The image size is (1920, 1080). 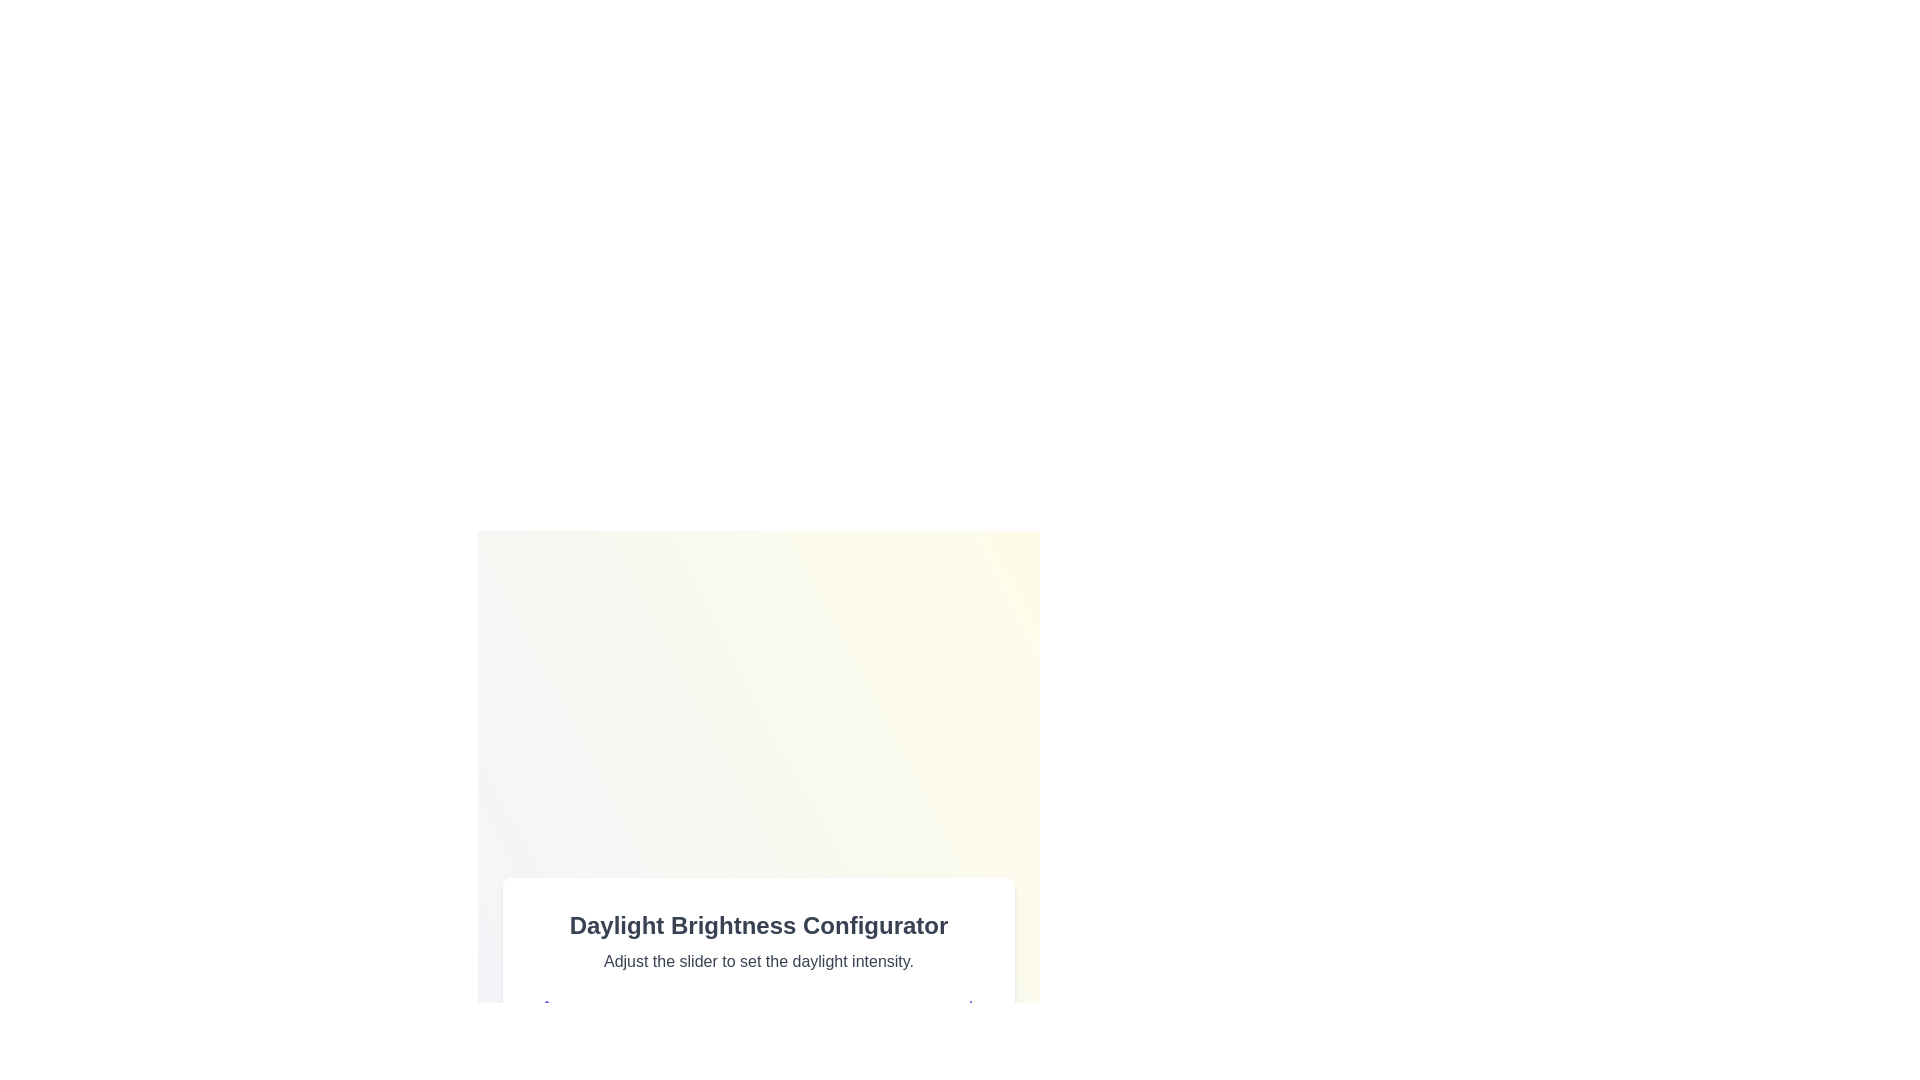 I want to click on the sunrise icon to emphasize it visually, so click(x=547, y=1011).